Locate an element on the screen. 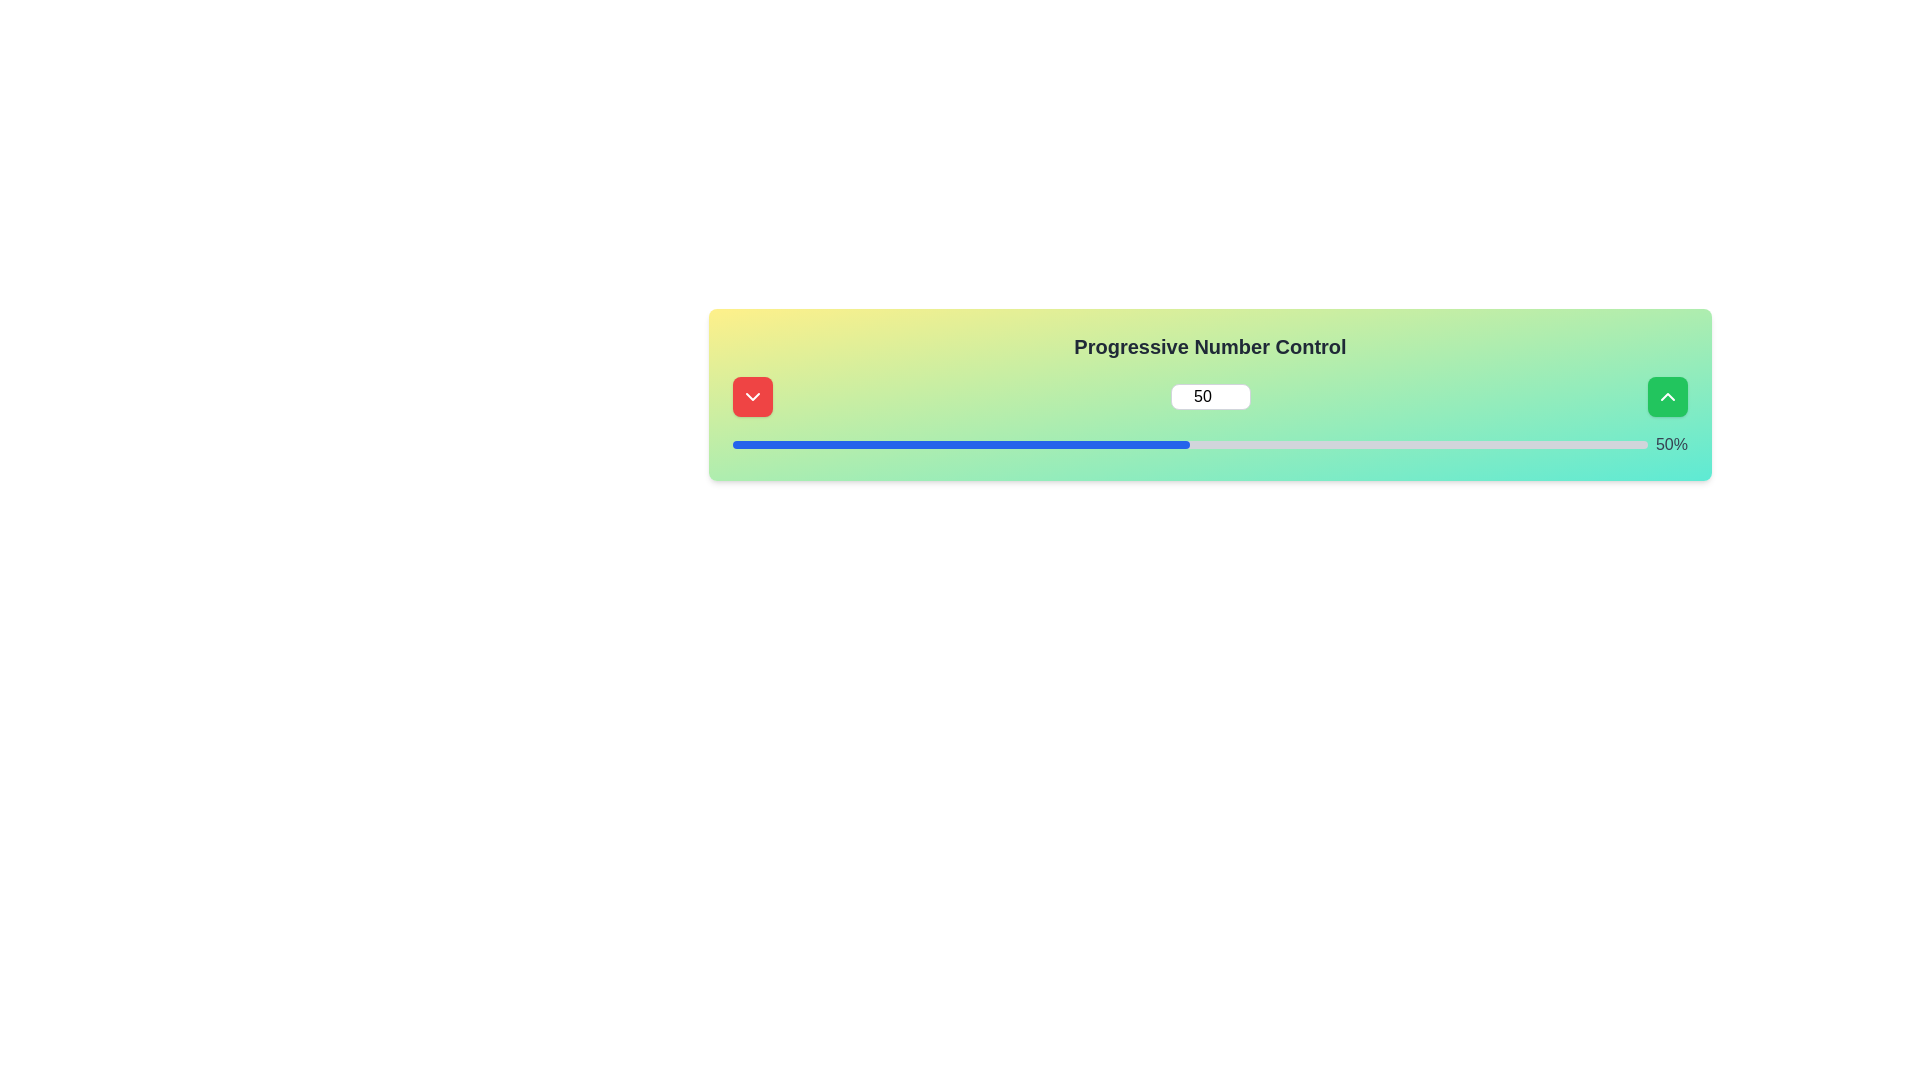 The image size is (1920, 1080). the slider is located at coordinates (1629, 443).